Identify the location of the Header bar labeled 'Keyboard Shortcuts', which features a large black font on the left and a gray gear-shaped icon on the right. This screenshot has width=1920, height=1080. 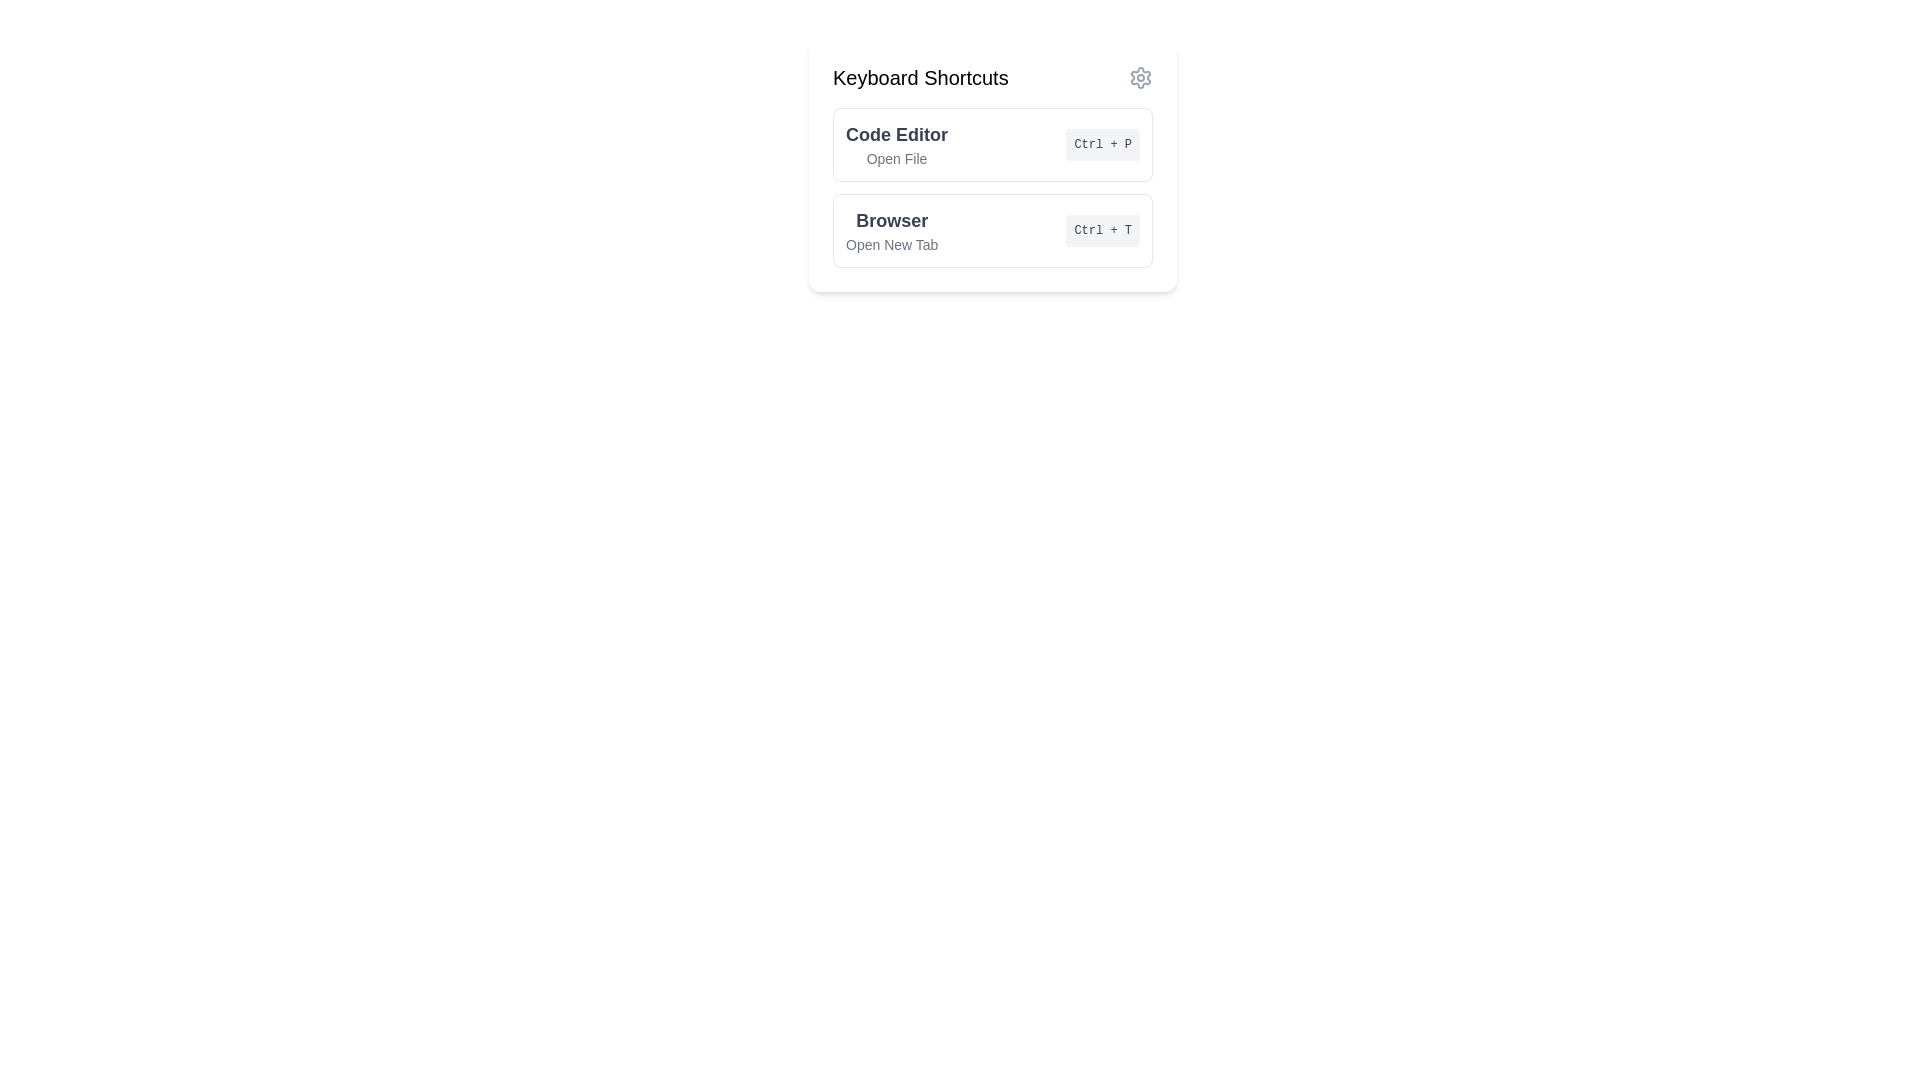
(993, 76).